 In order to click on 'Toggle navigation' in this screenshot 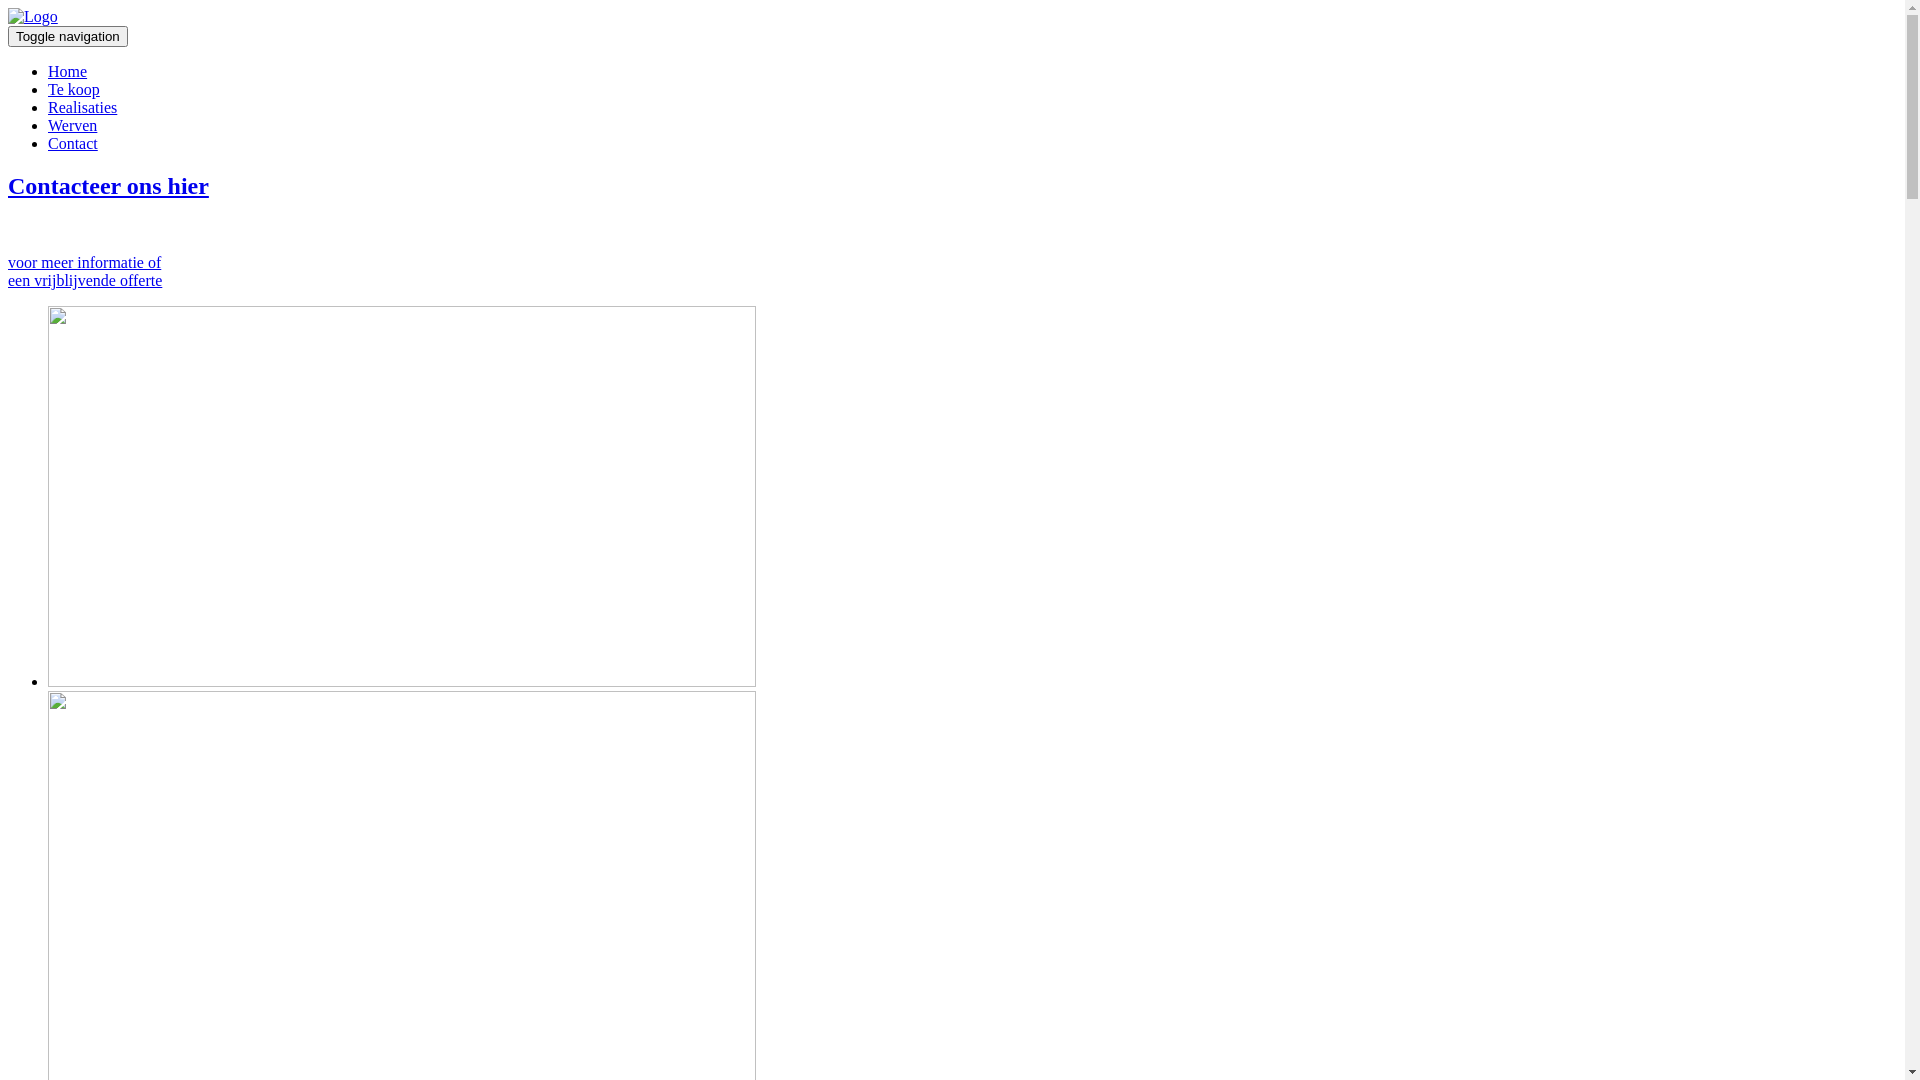, I will do `click(67, 36)`.